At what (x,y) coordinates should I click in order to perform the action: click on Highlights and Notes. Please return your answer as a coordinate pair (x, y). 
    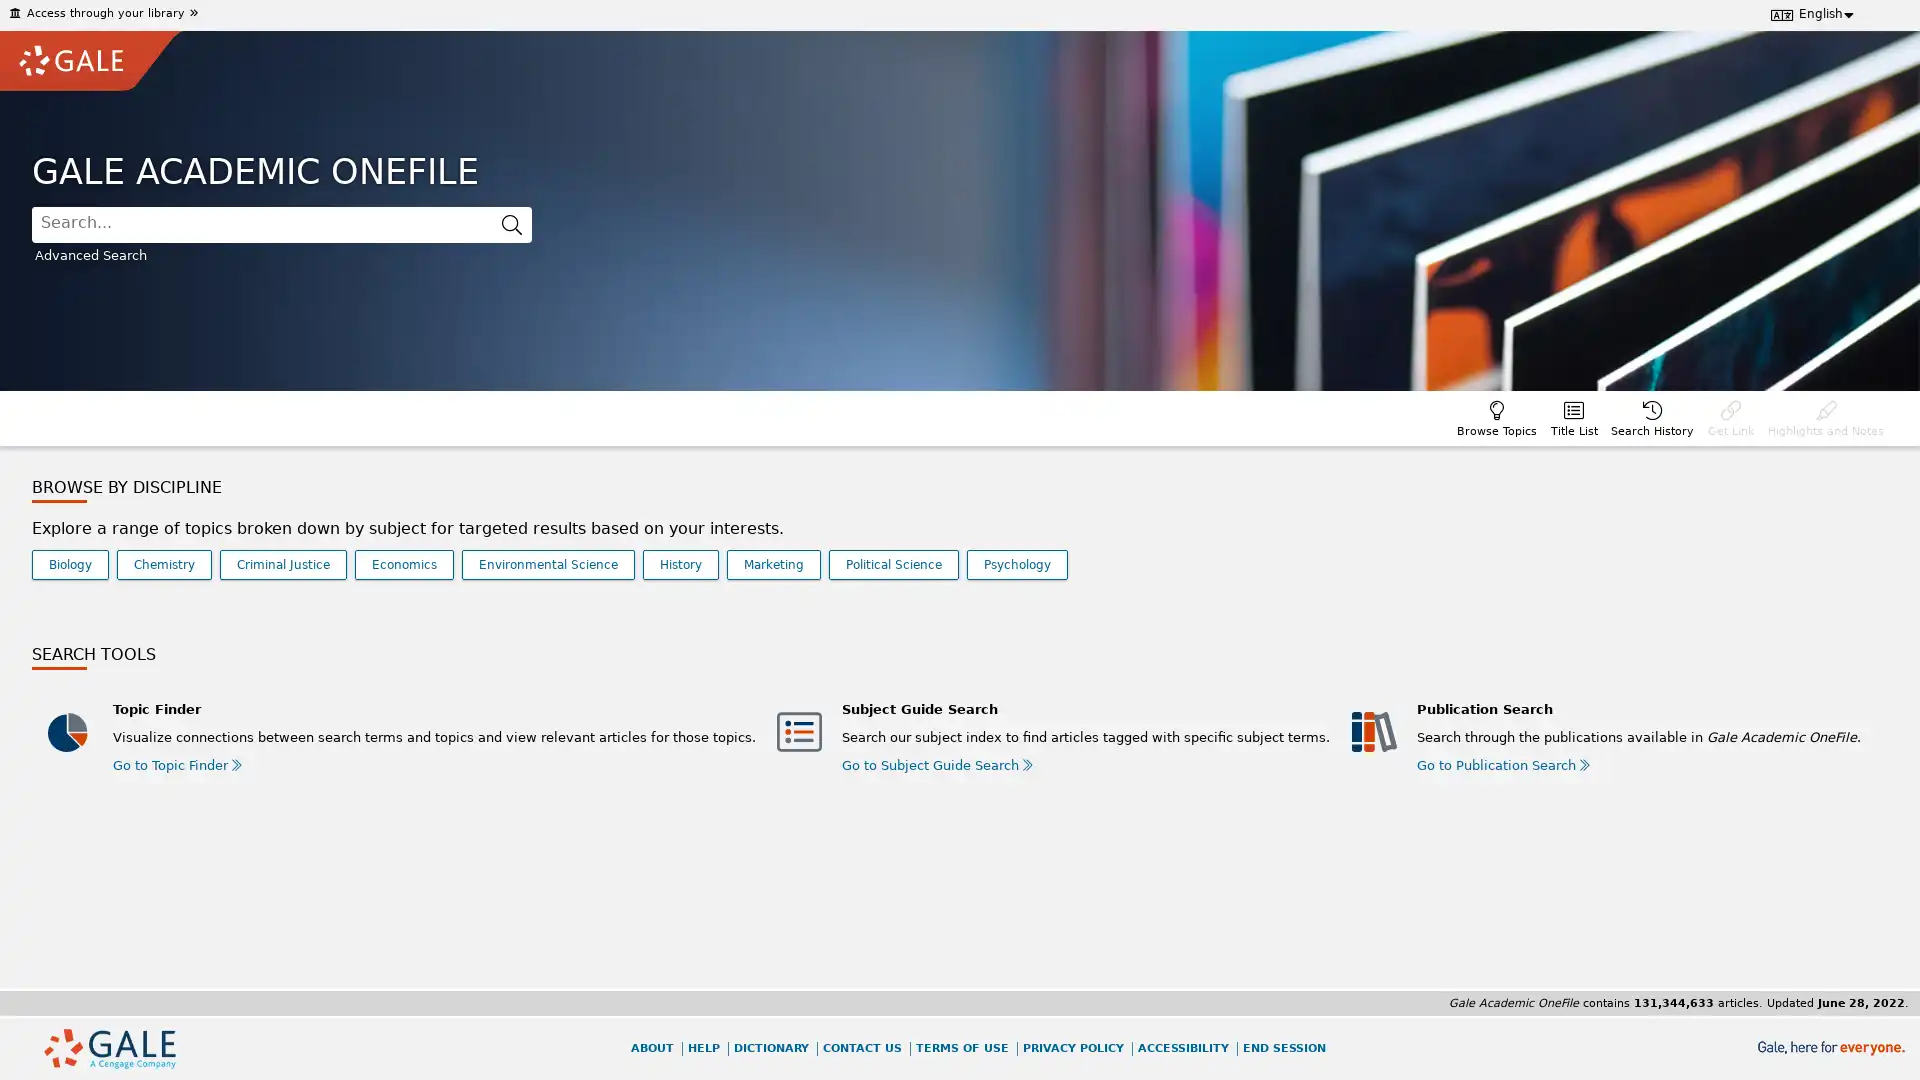
    Looking at the image, I should click on (1825, 415).